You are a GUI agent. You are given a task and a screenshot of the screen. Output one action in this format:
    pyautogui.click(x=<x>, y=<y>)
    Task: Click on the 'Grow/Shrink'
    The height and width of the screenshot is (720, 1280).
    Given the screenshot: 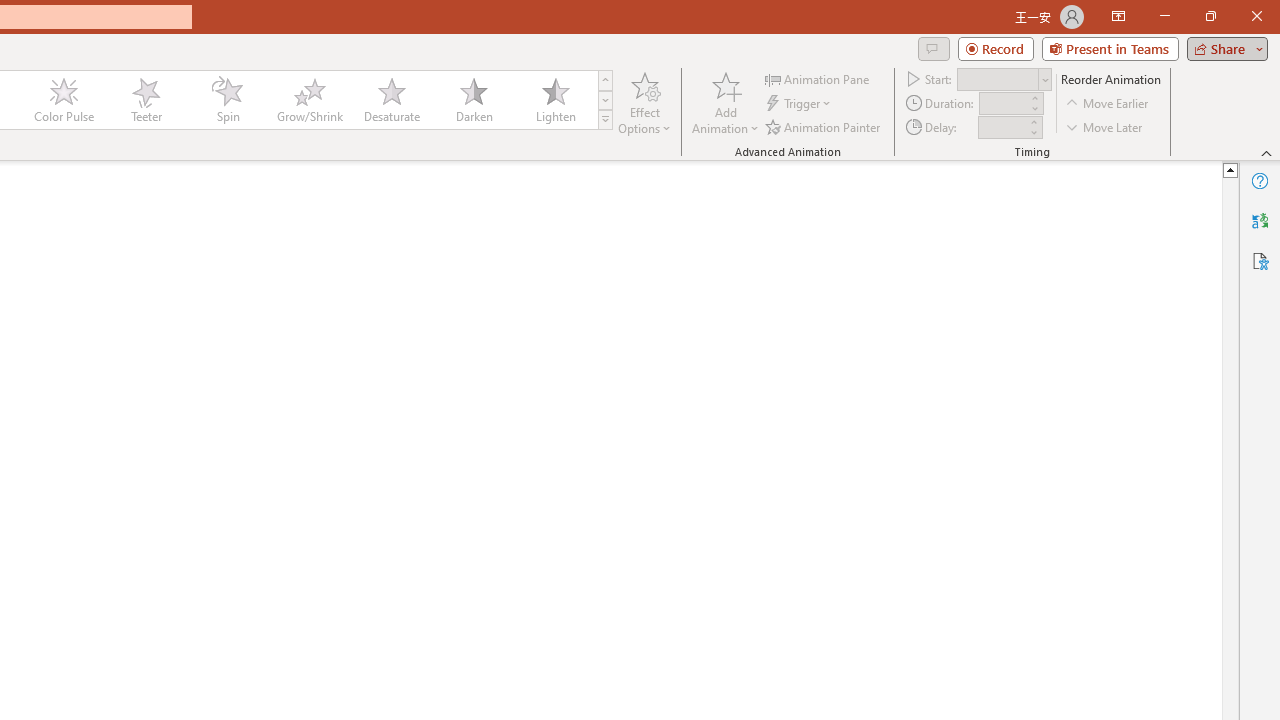 What is the action you would take?
    pyautogui.click(x=308, y=100)
    